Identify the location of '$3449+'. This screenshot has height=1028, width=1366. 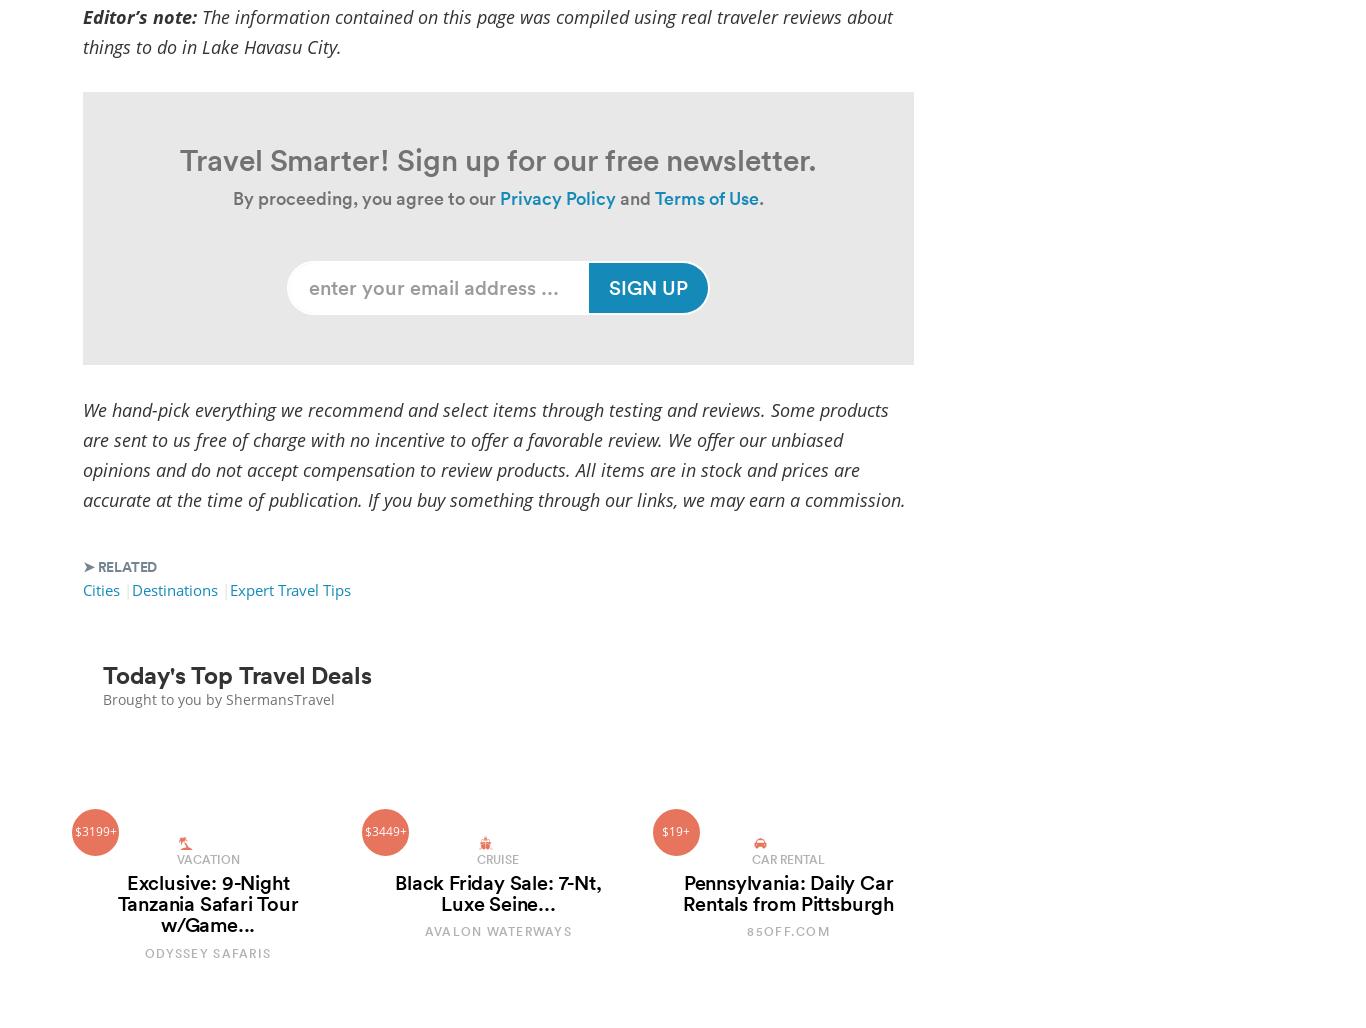
(383, 831).